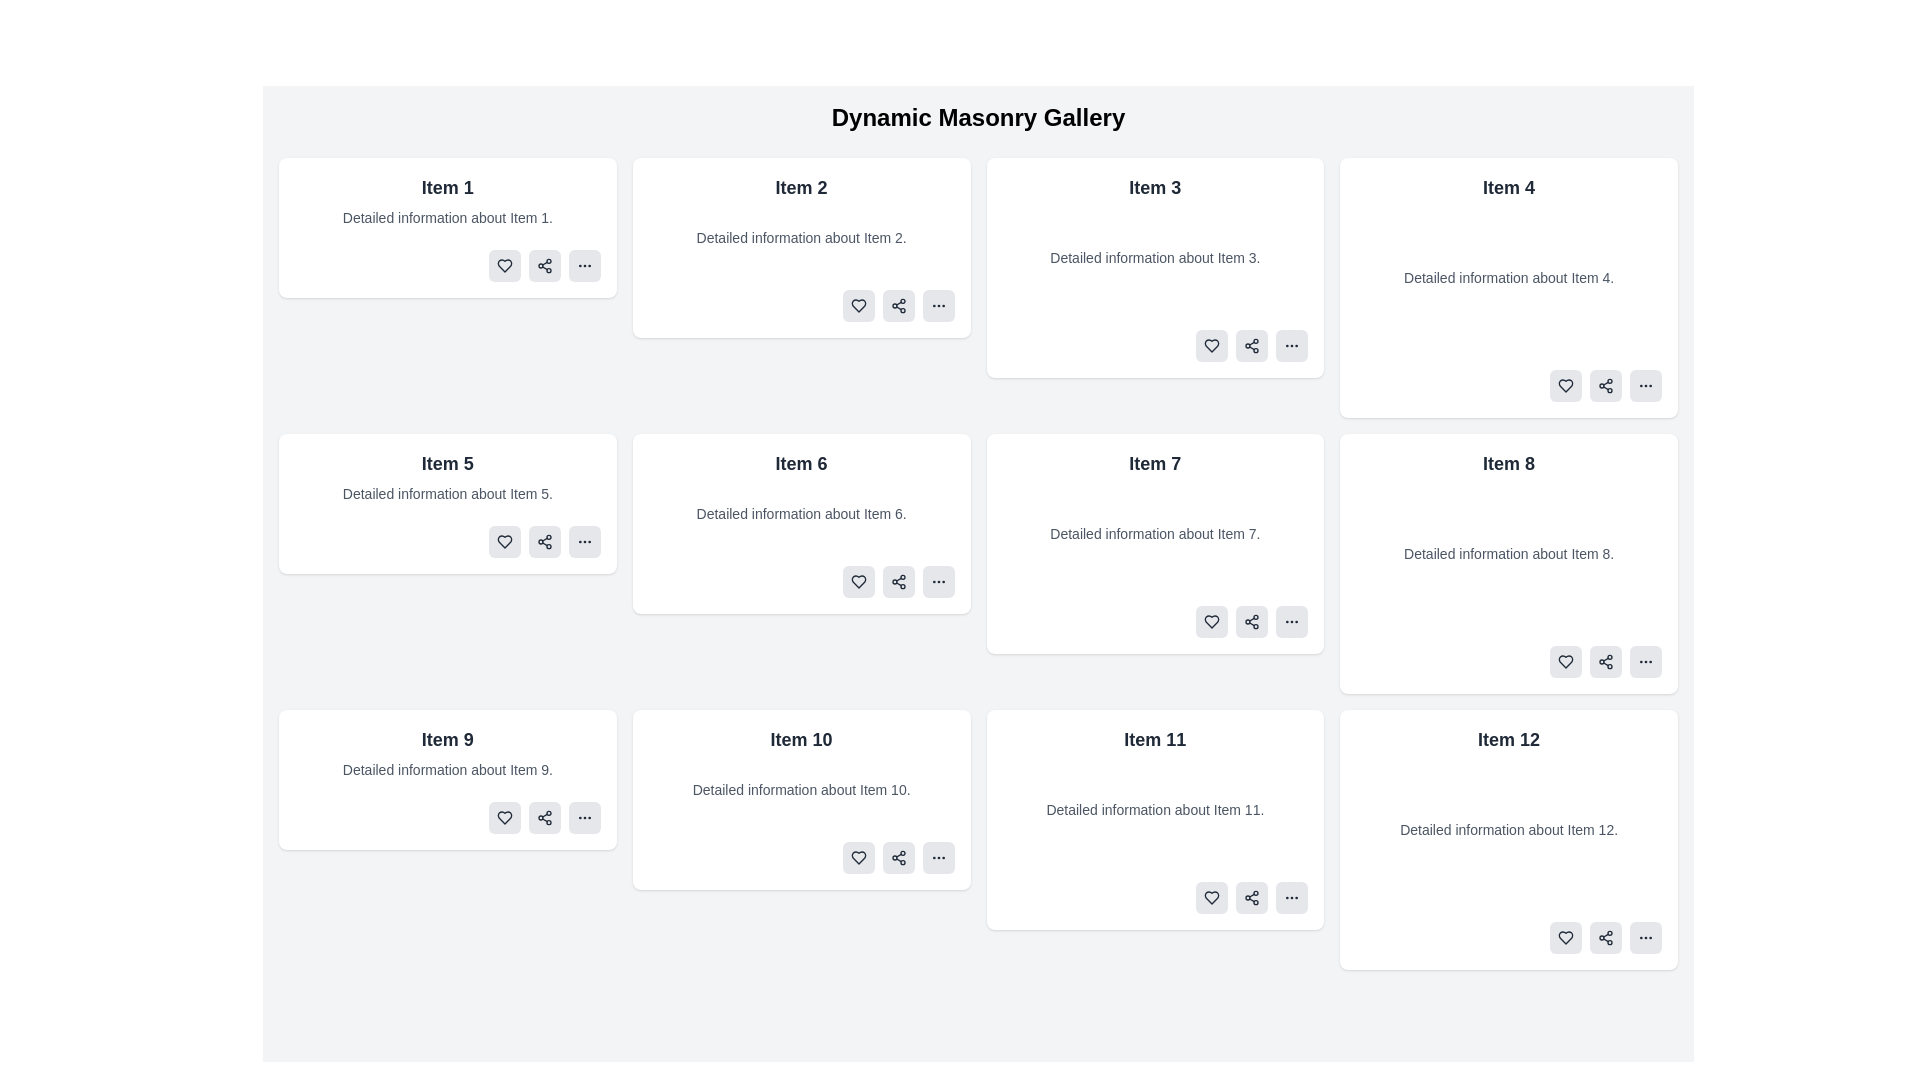  What do you see at coordinates (937, 582) in the screenshot?
I see `the ellipsis button (three horizontal dots) with a gray background and rounded borders located in the action area of 'Item 6'` at bounding box center [937, 582].